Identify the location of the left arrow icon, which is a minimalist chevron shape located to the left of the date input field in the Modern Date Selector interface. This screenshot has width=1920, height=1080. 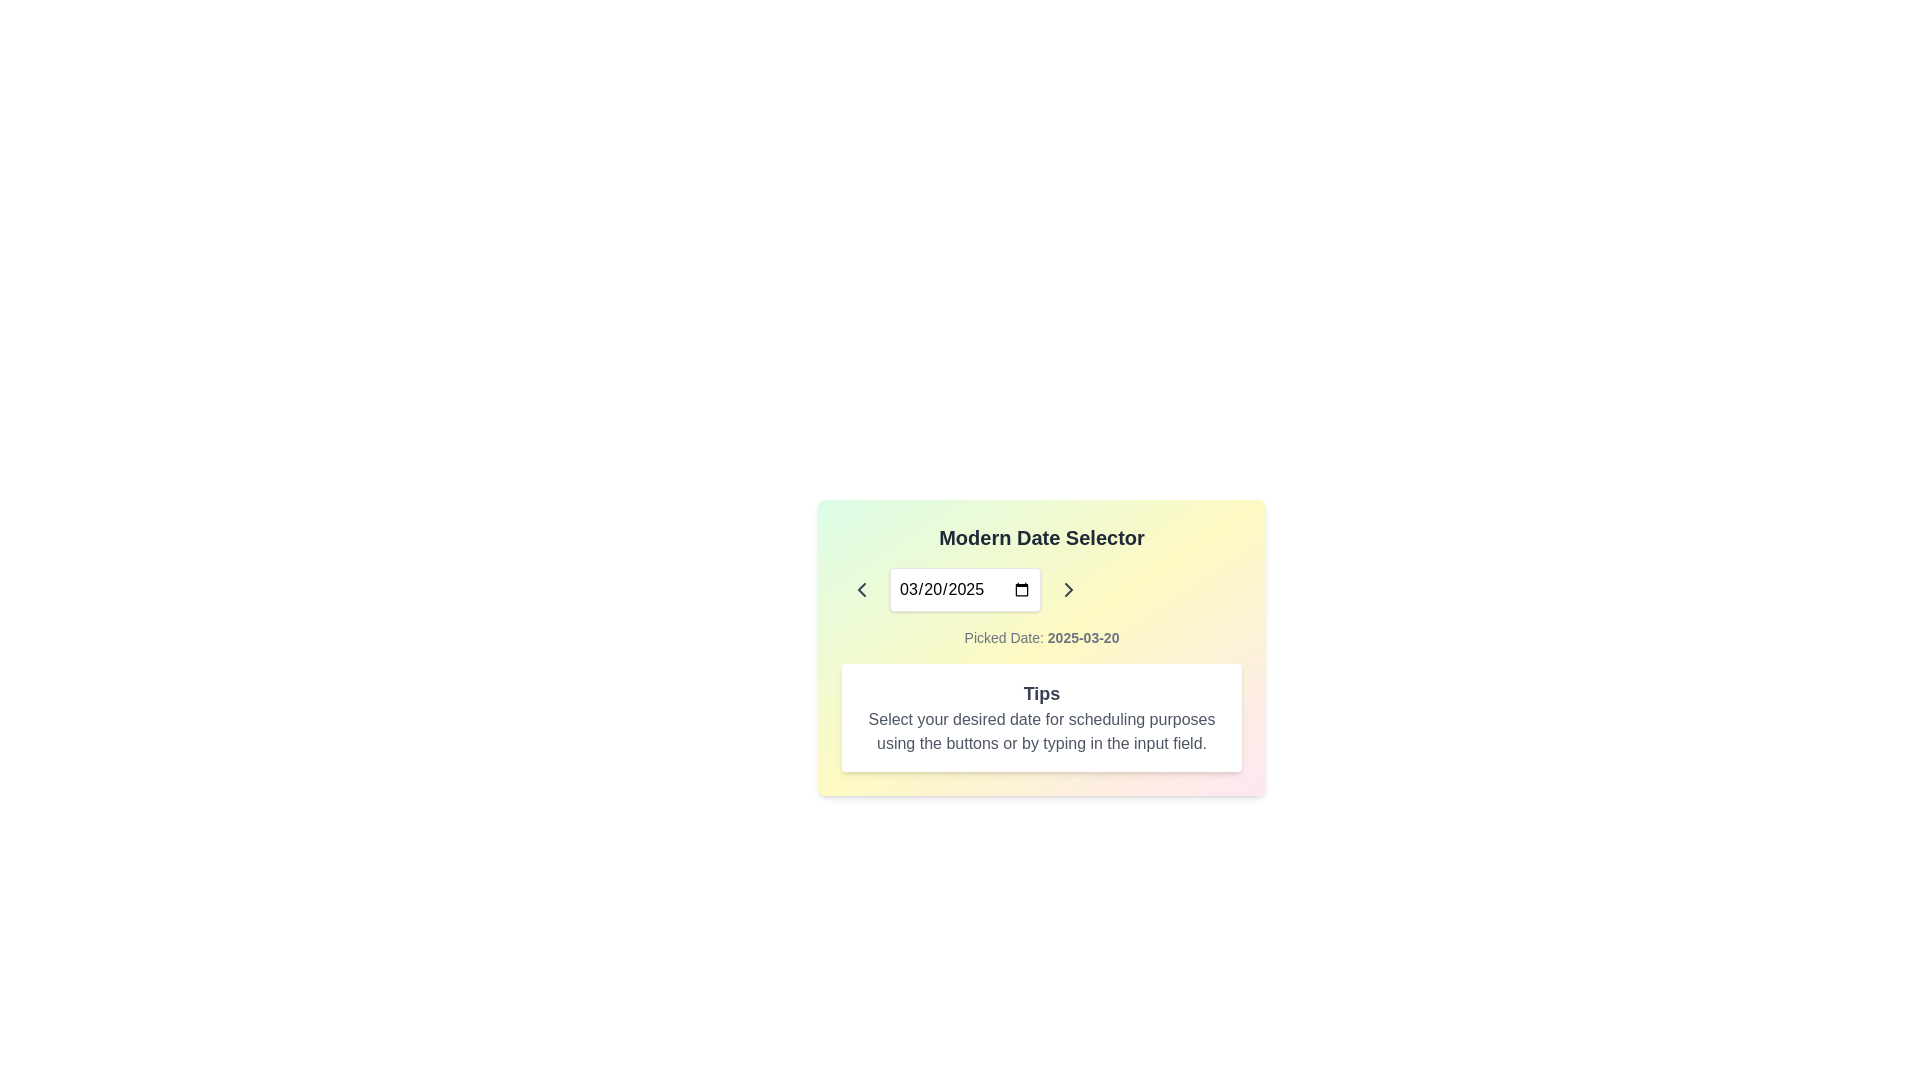
(862, 589).